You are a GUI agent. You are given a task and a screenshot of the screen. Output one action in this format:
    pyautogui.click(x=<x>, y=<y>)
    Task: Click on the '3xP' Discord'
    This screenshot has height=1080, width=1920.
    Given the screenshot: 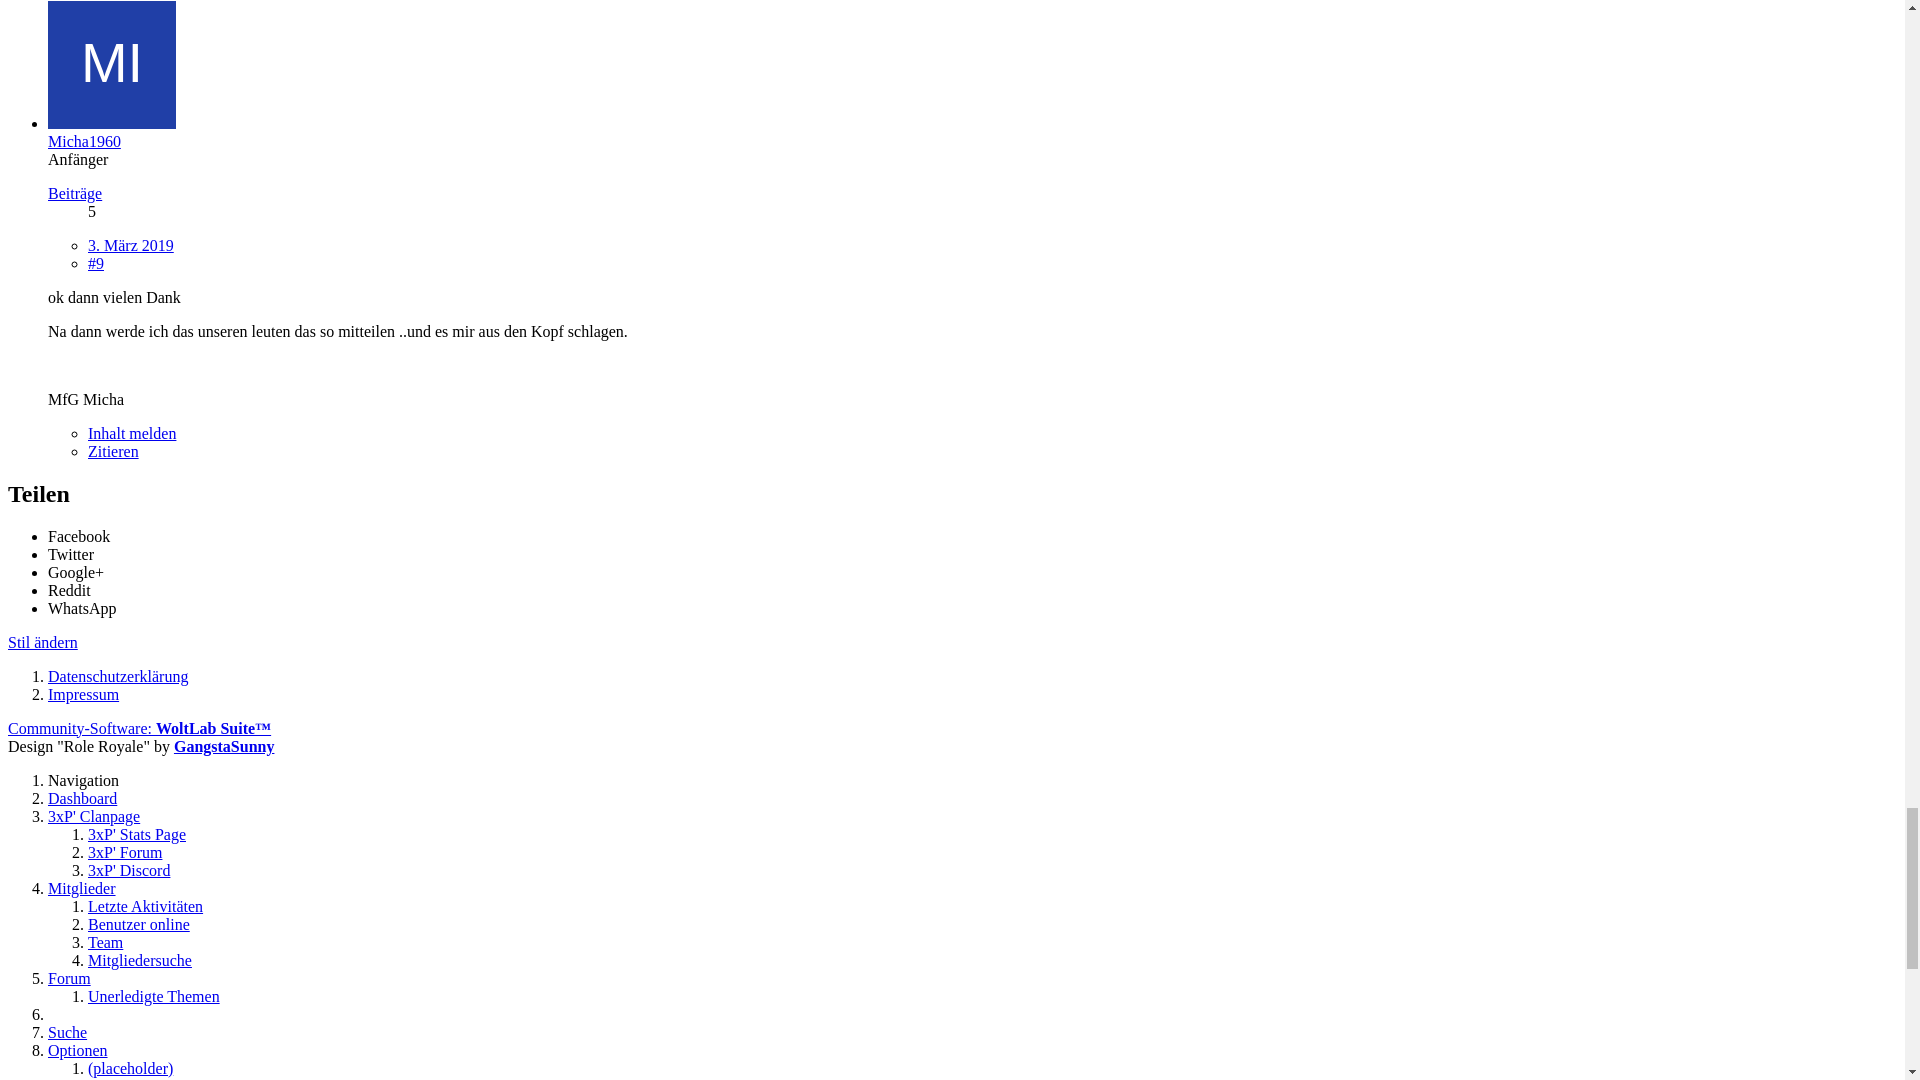 What is the action you would take?
    pyautogui.click(x=128, y=96)
    